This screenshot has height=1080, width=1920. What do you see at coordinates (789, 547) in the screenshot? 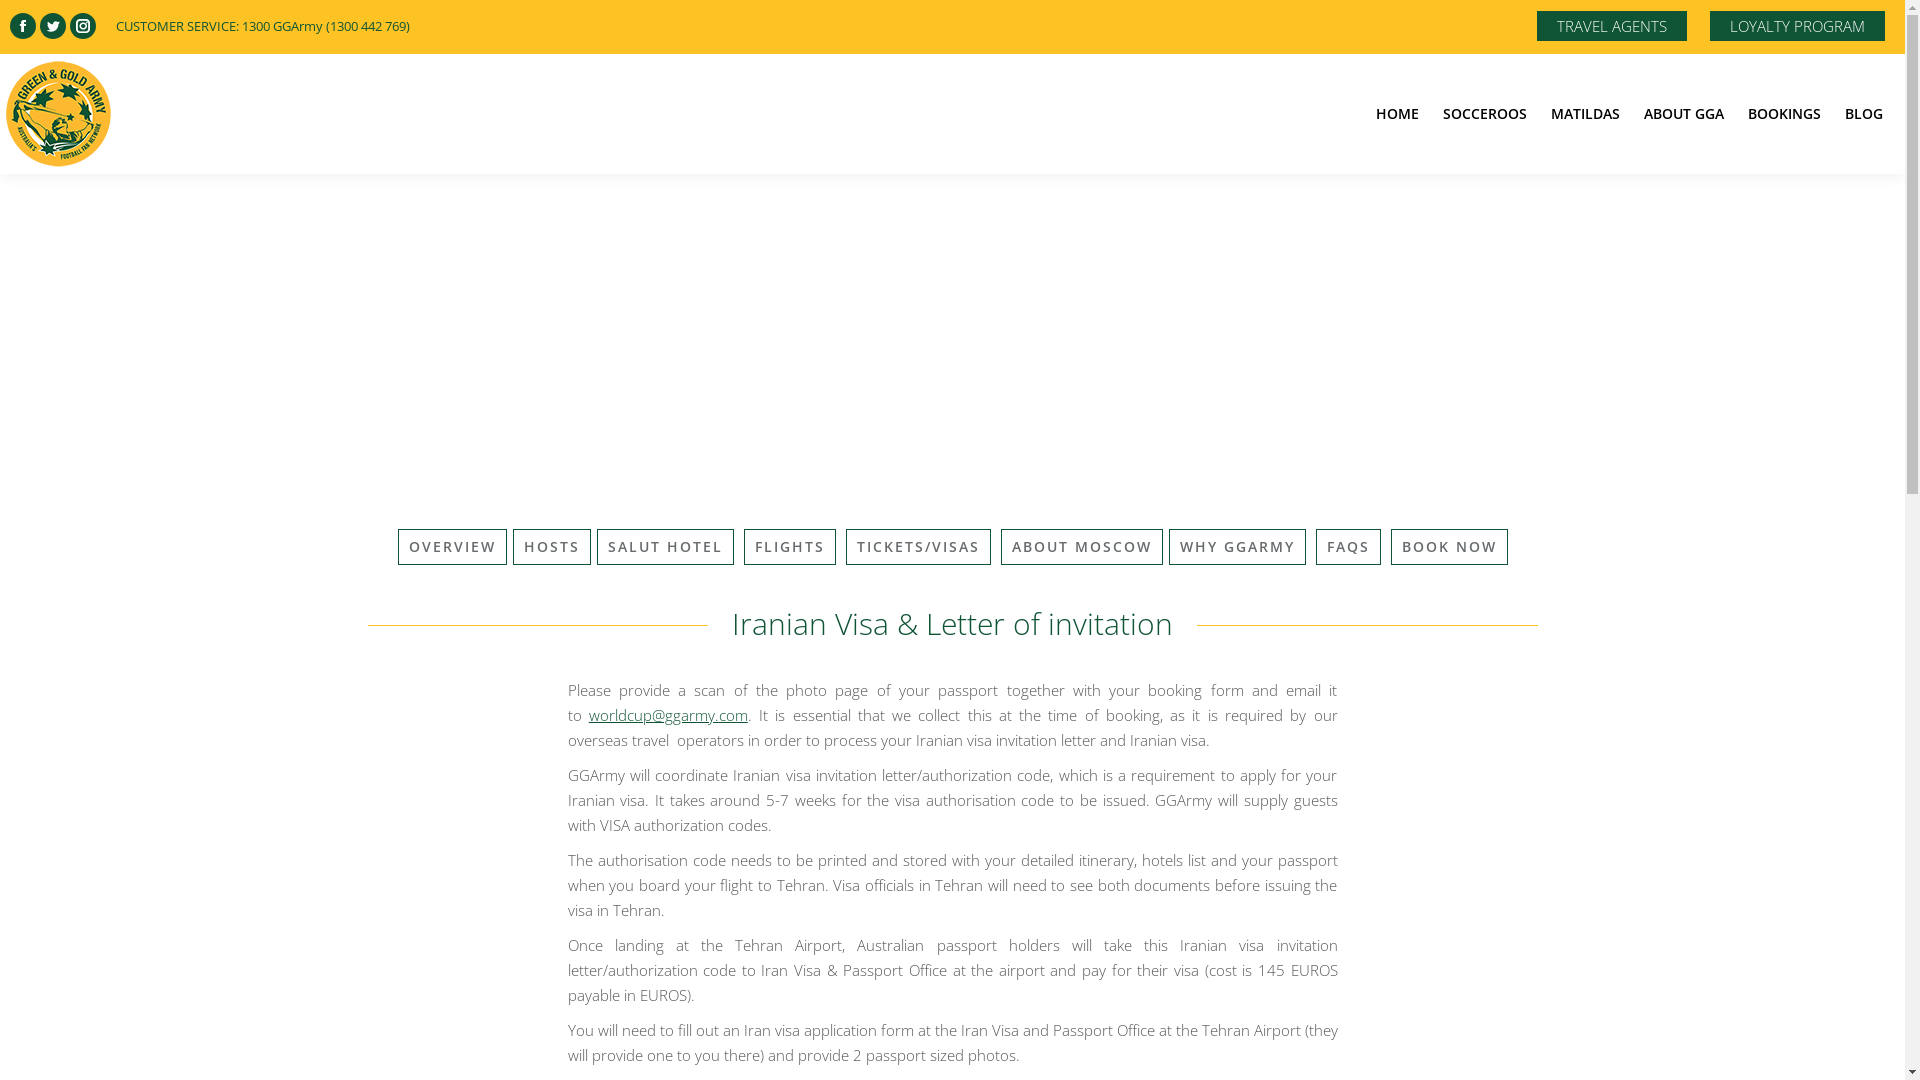
I see `'FLIGHTS'` at bounding box center [789, 547].